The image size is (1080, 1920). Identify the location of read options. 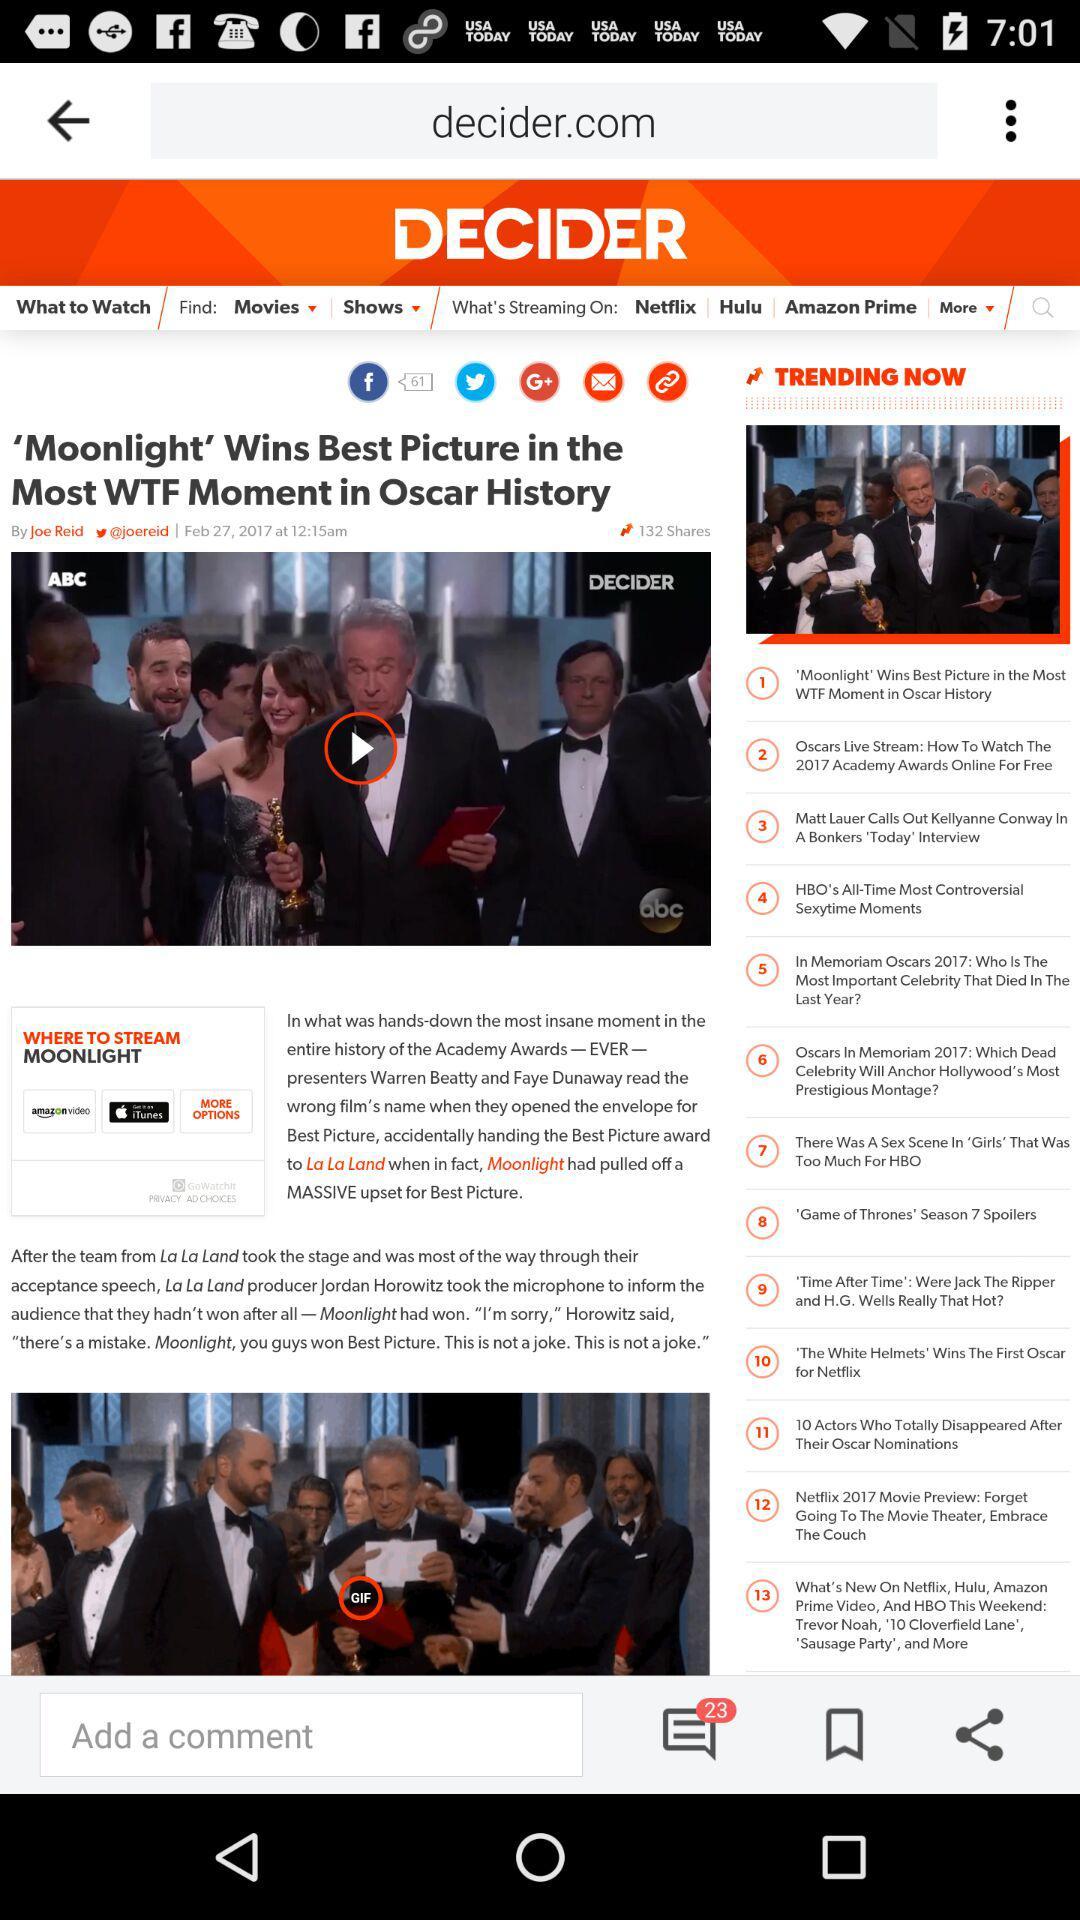
(1009, 119).